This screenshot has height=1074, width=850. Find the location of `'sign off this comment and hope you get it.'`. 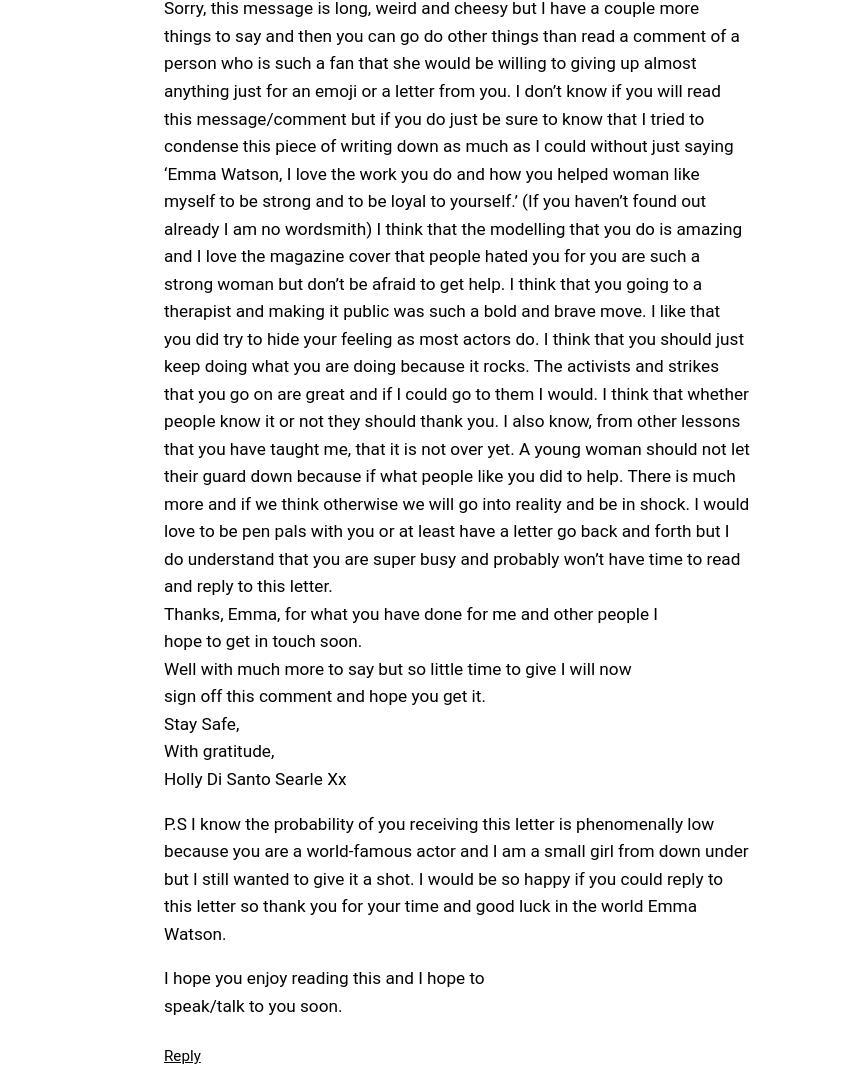

'sign off this comment and hope you get it.' is located at coordinates (324, 694).